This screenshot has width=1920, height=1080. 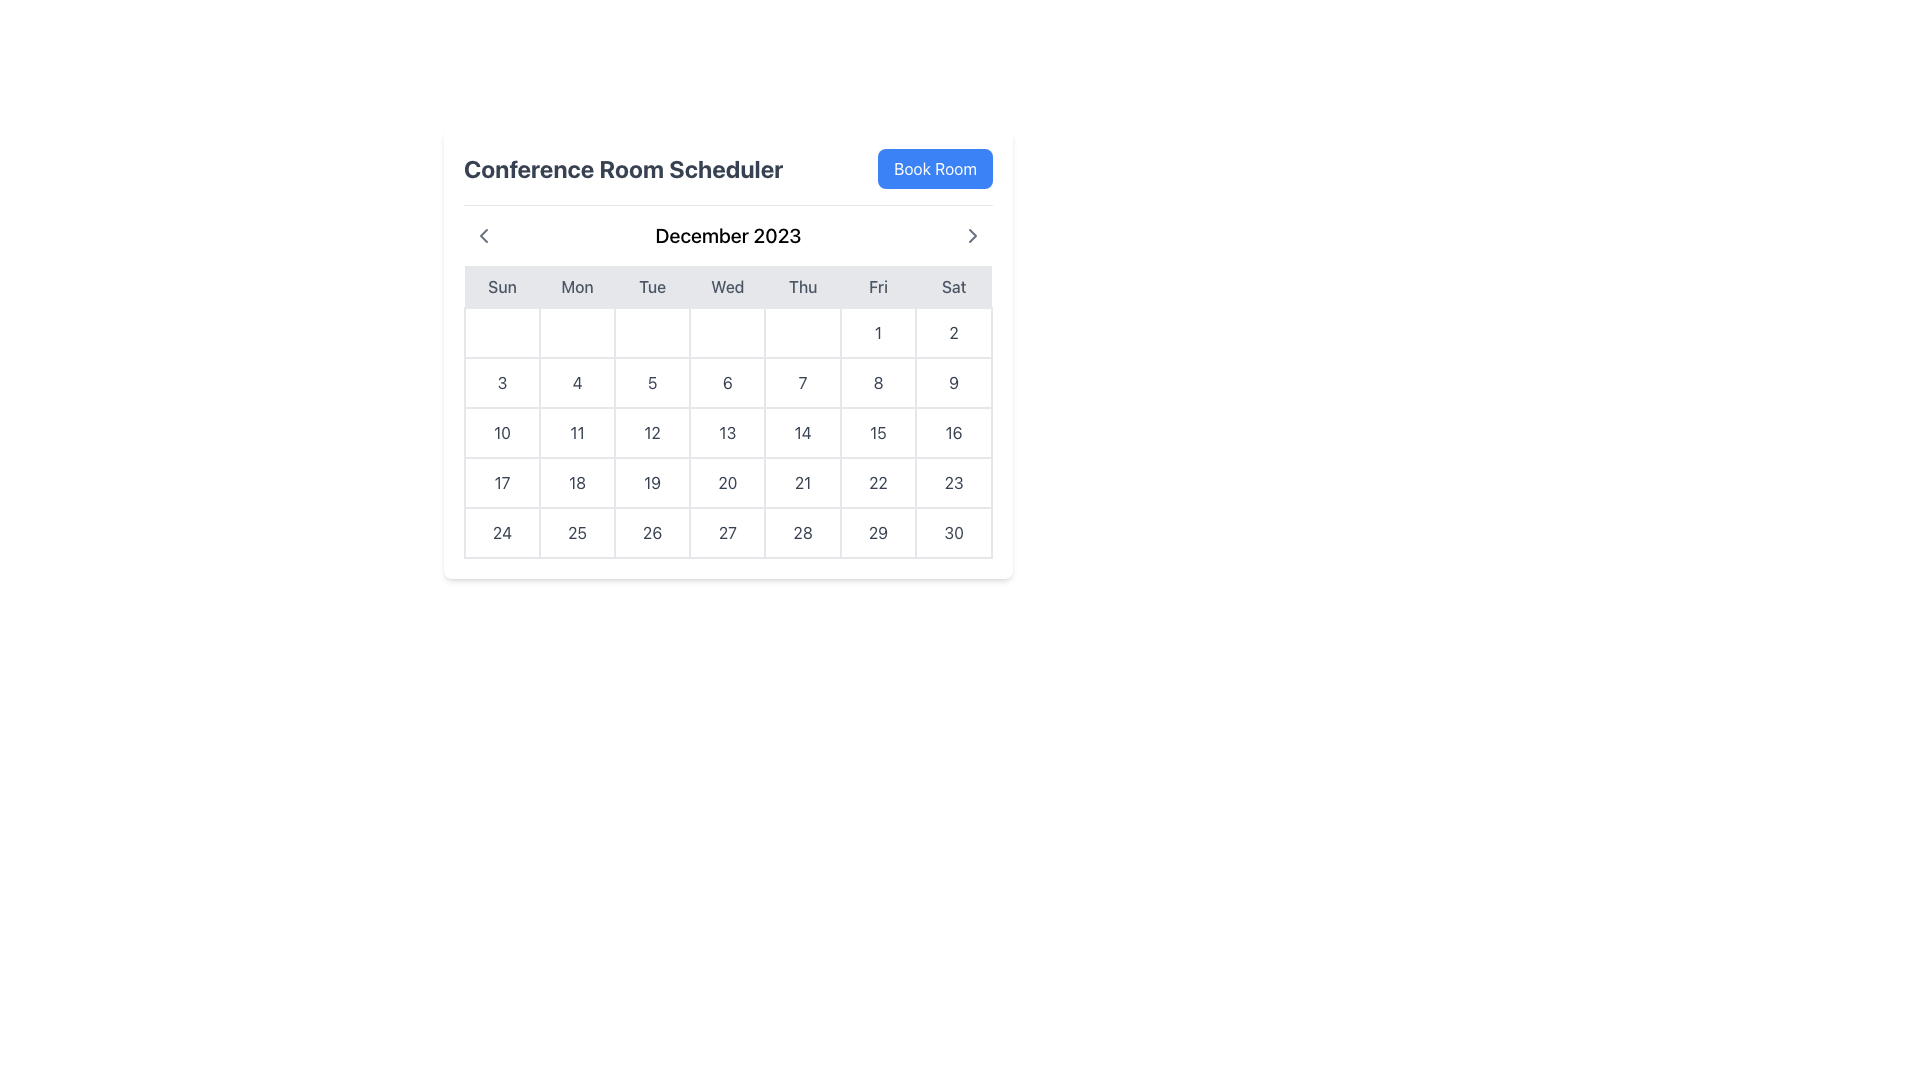 What do you see at coordinates (576, 382) in the screenshot?
I see `the calendar day cell representing the date '4', which is centrally located in its row of consecutive day cells in the calendar interface` at bounding box center [576, 382].